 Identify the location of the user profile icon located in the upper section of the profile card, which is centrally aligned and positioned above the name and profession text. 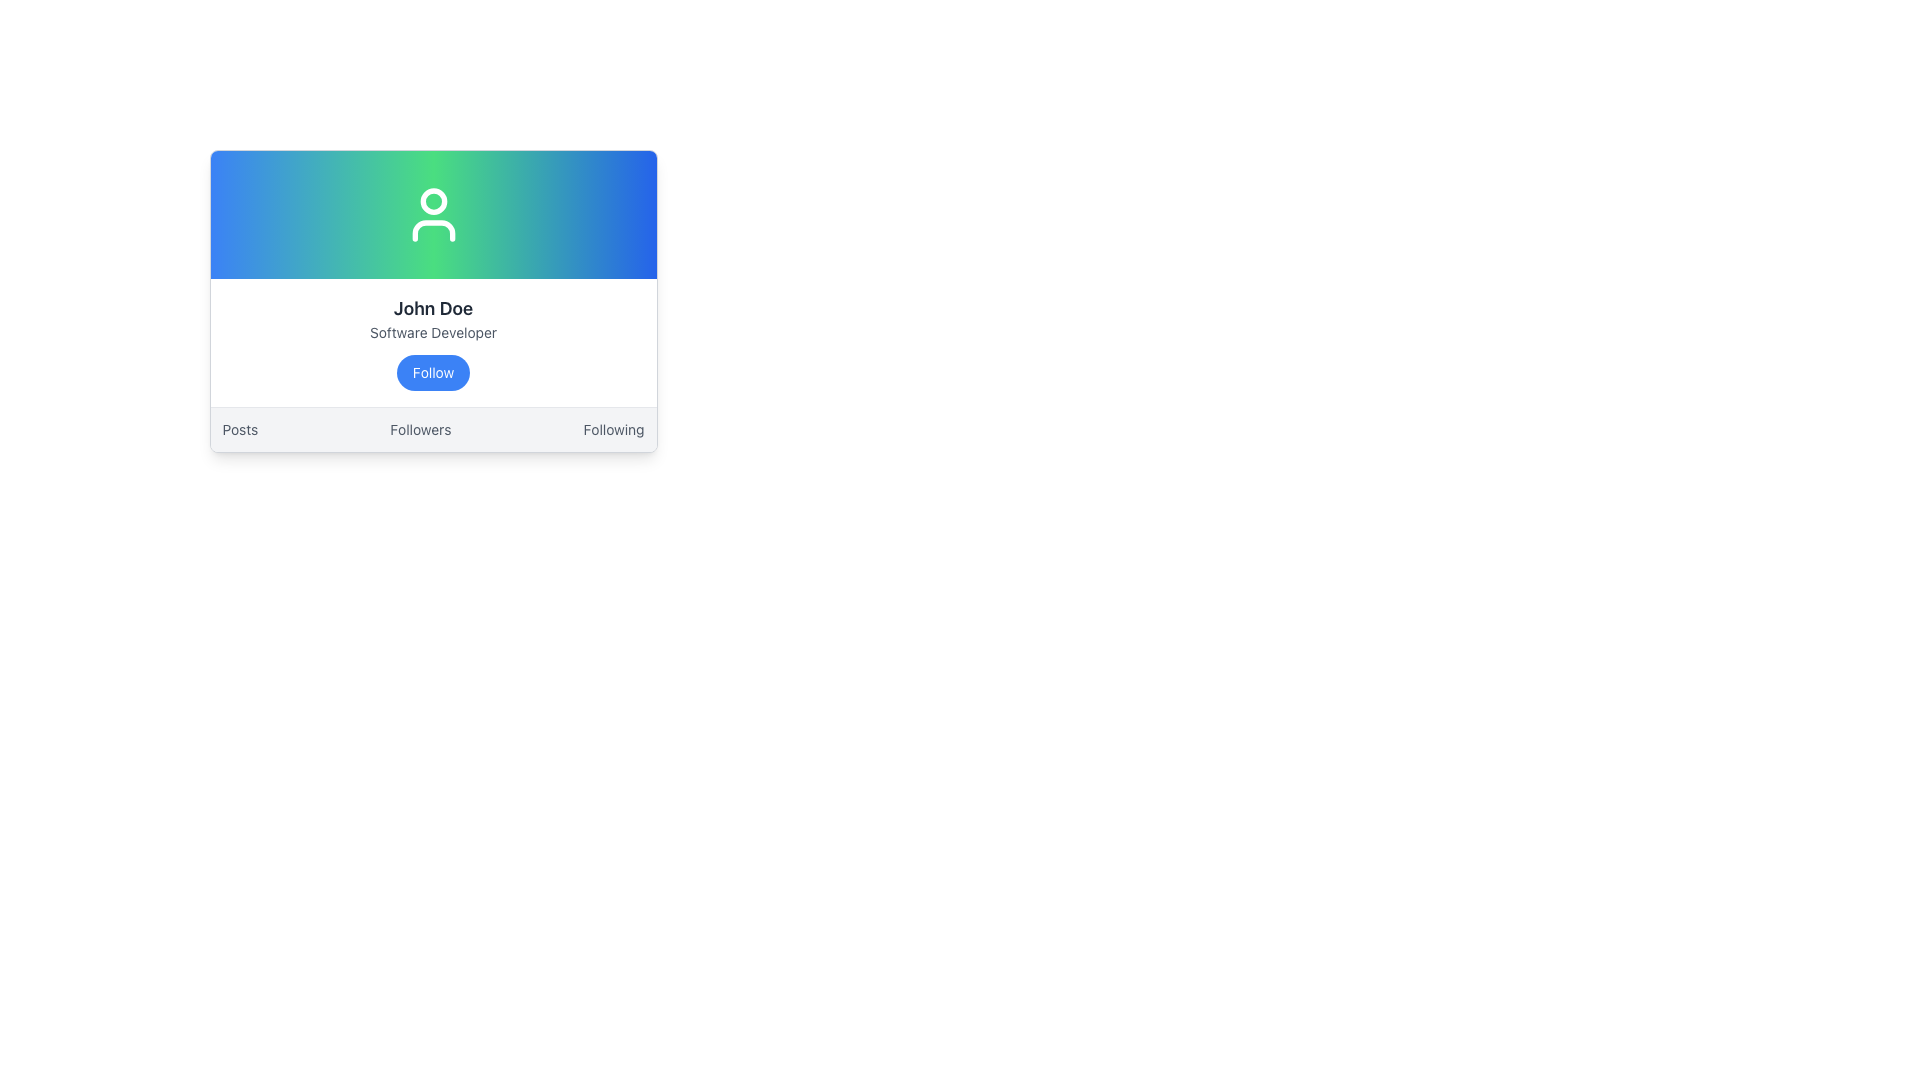
(432, 215).